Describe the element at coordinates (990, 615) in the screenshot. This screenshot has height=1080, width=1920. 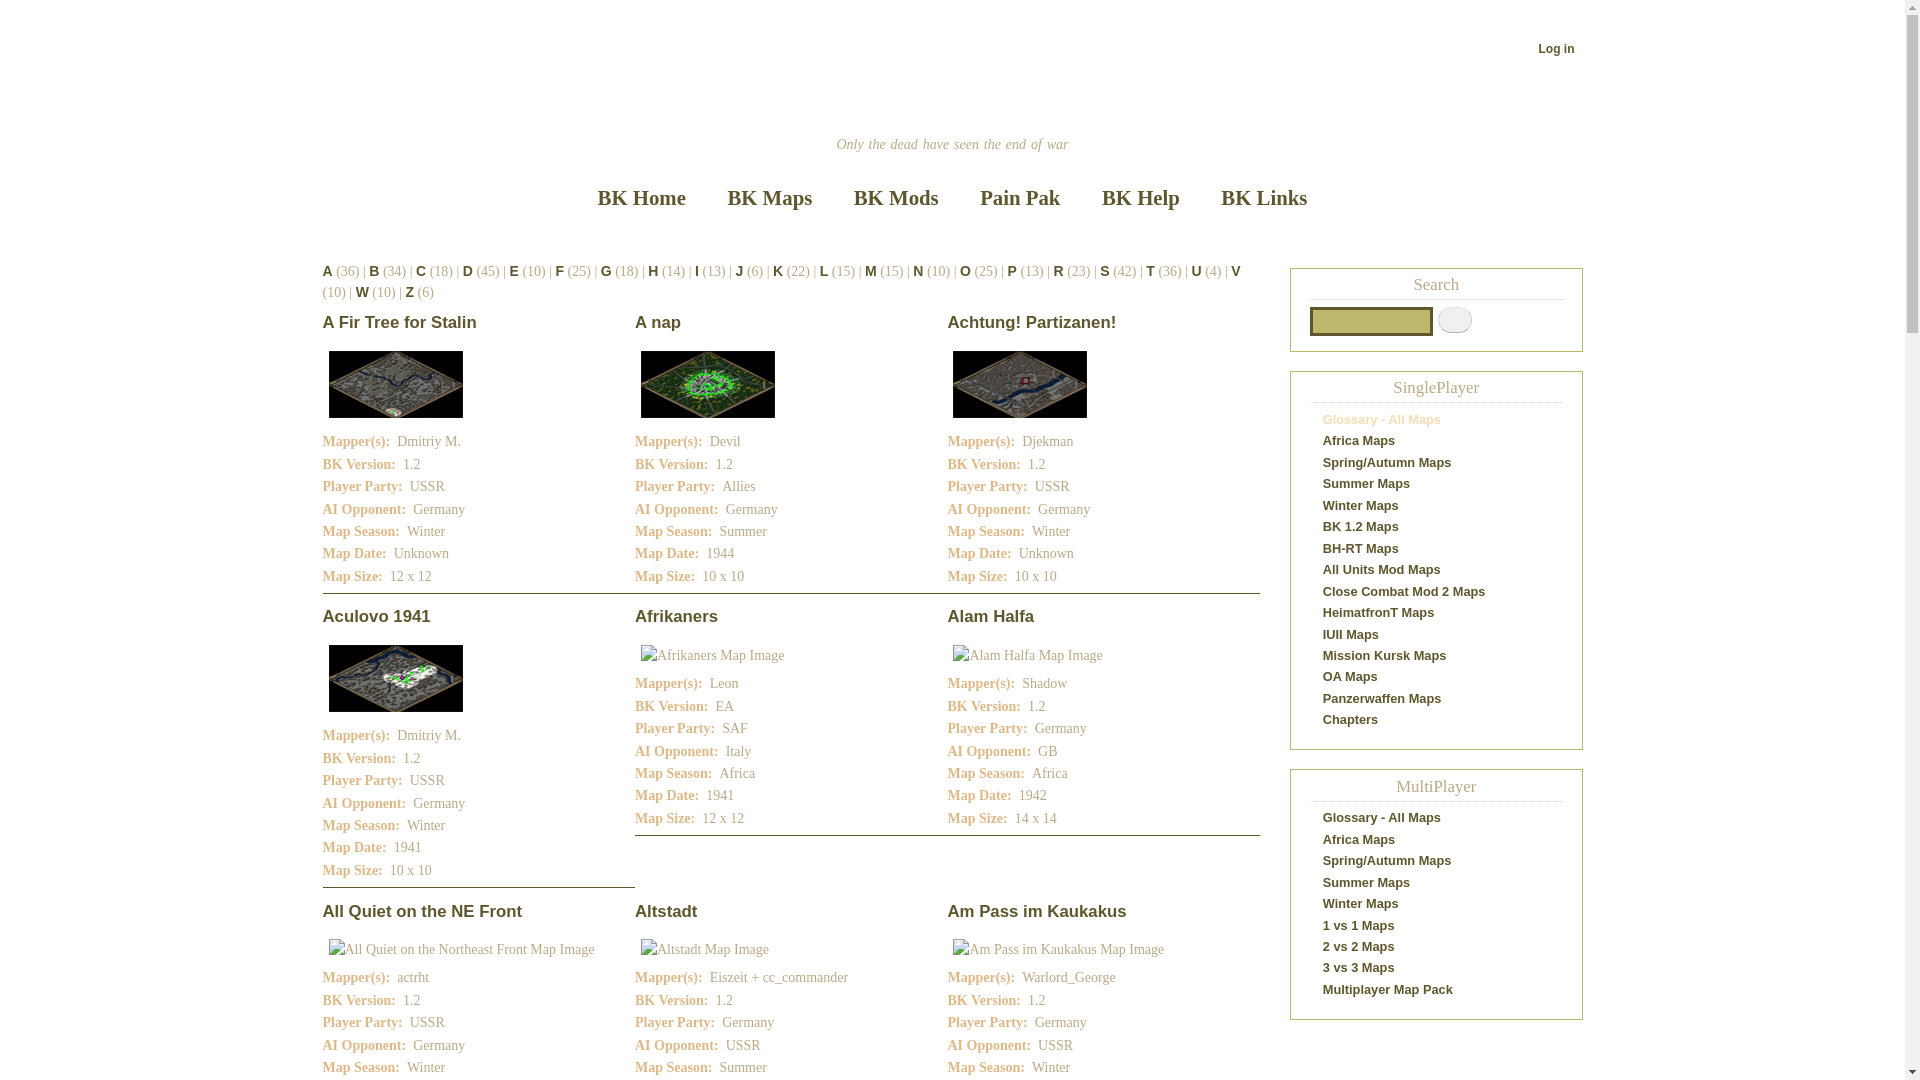
I see `'Alam Halfa'` at that location.